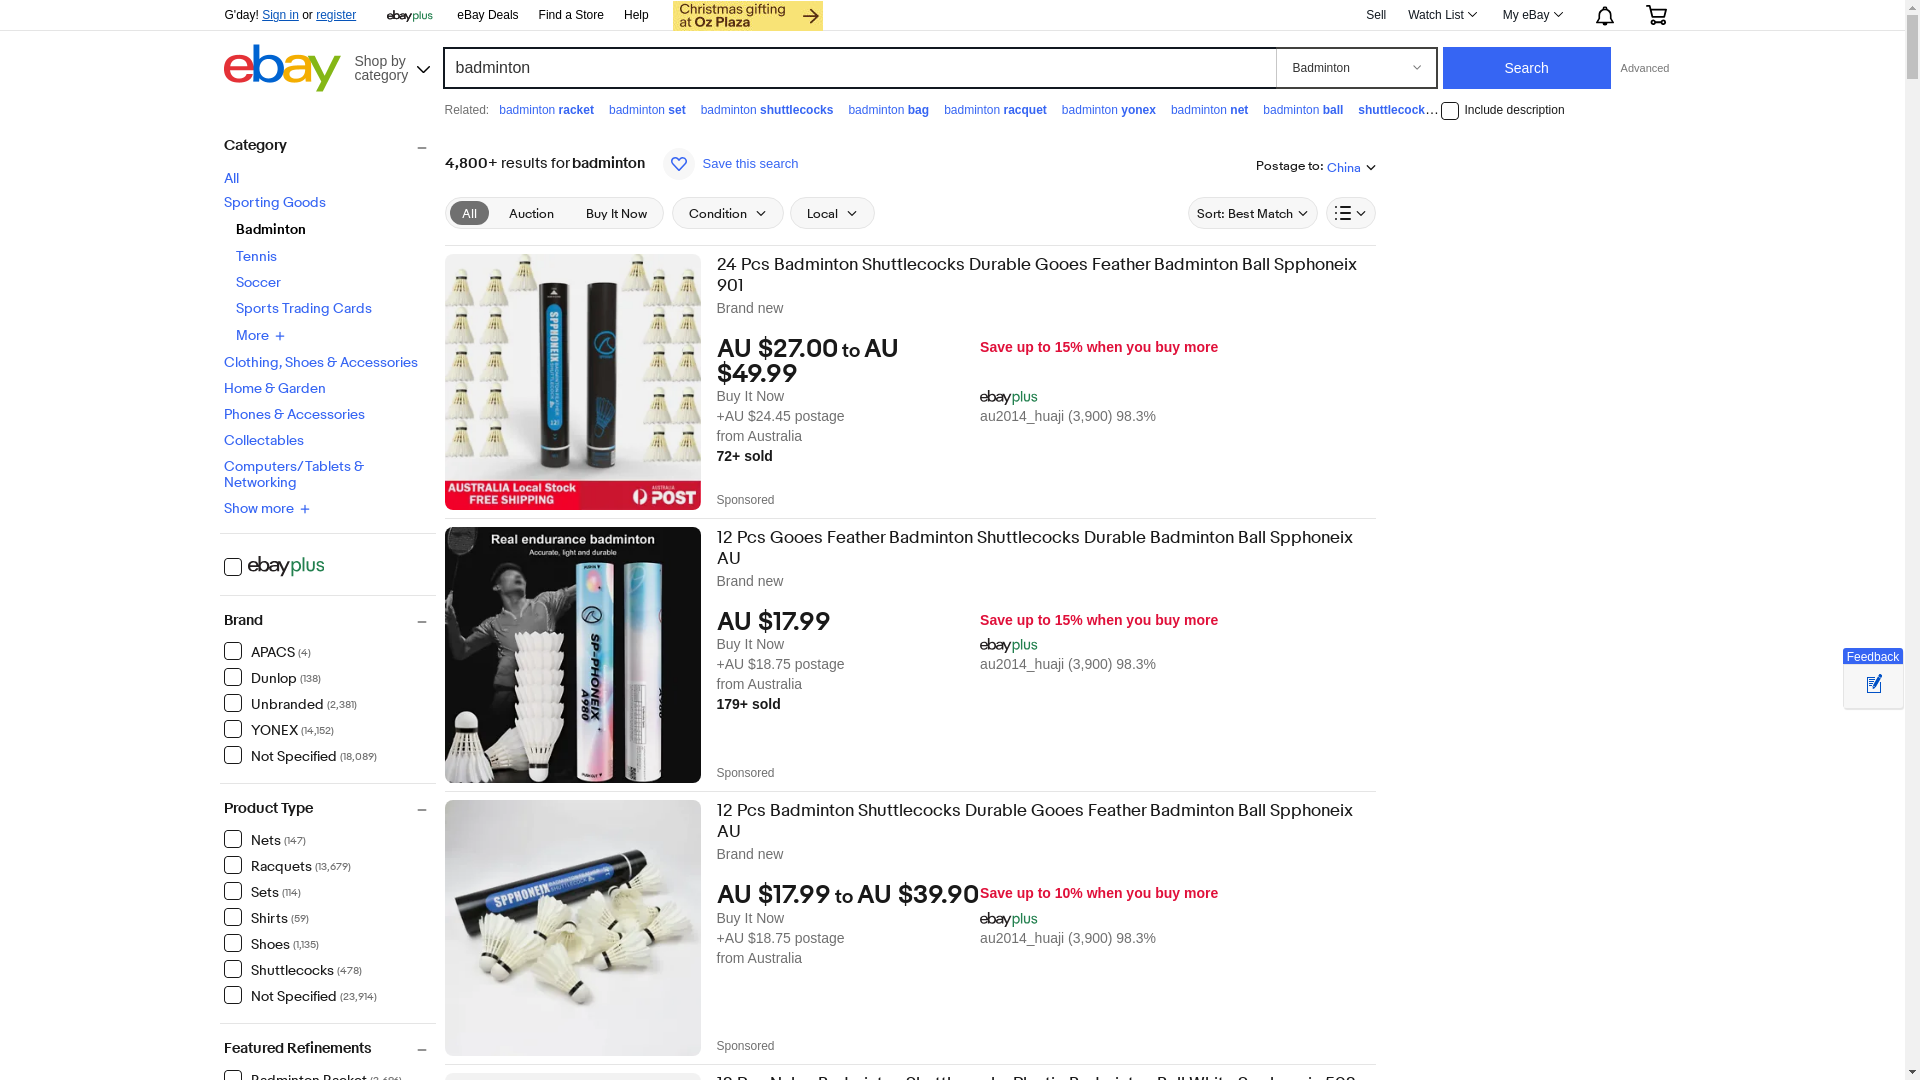 This screenshot has width=1920, height=1080. I want to click on 'Notification', so click(1577, 15).